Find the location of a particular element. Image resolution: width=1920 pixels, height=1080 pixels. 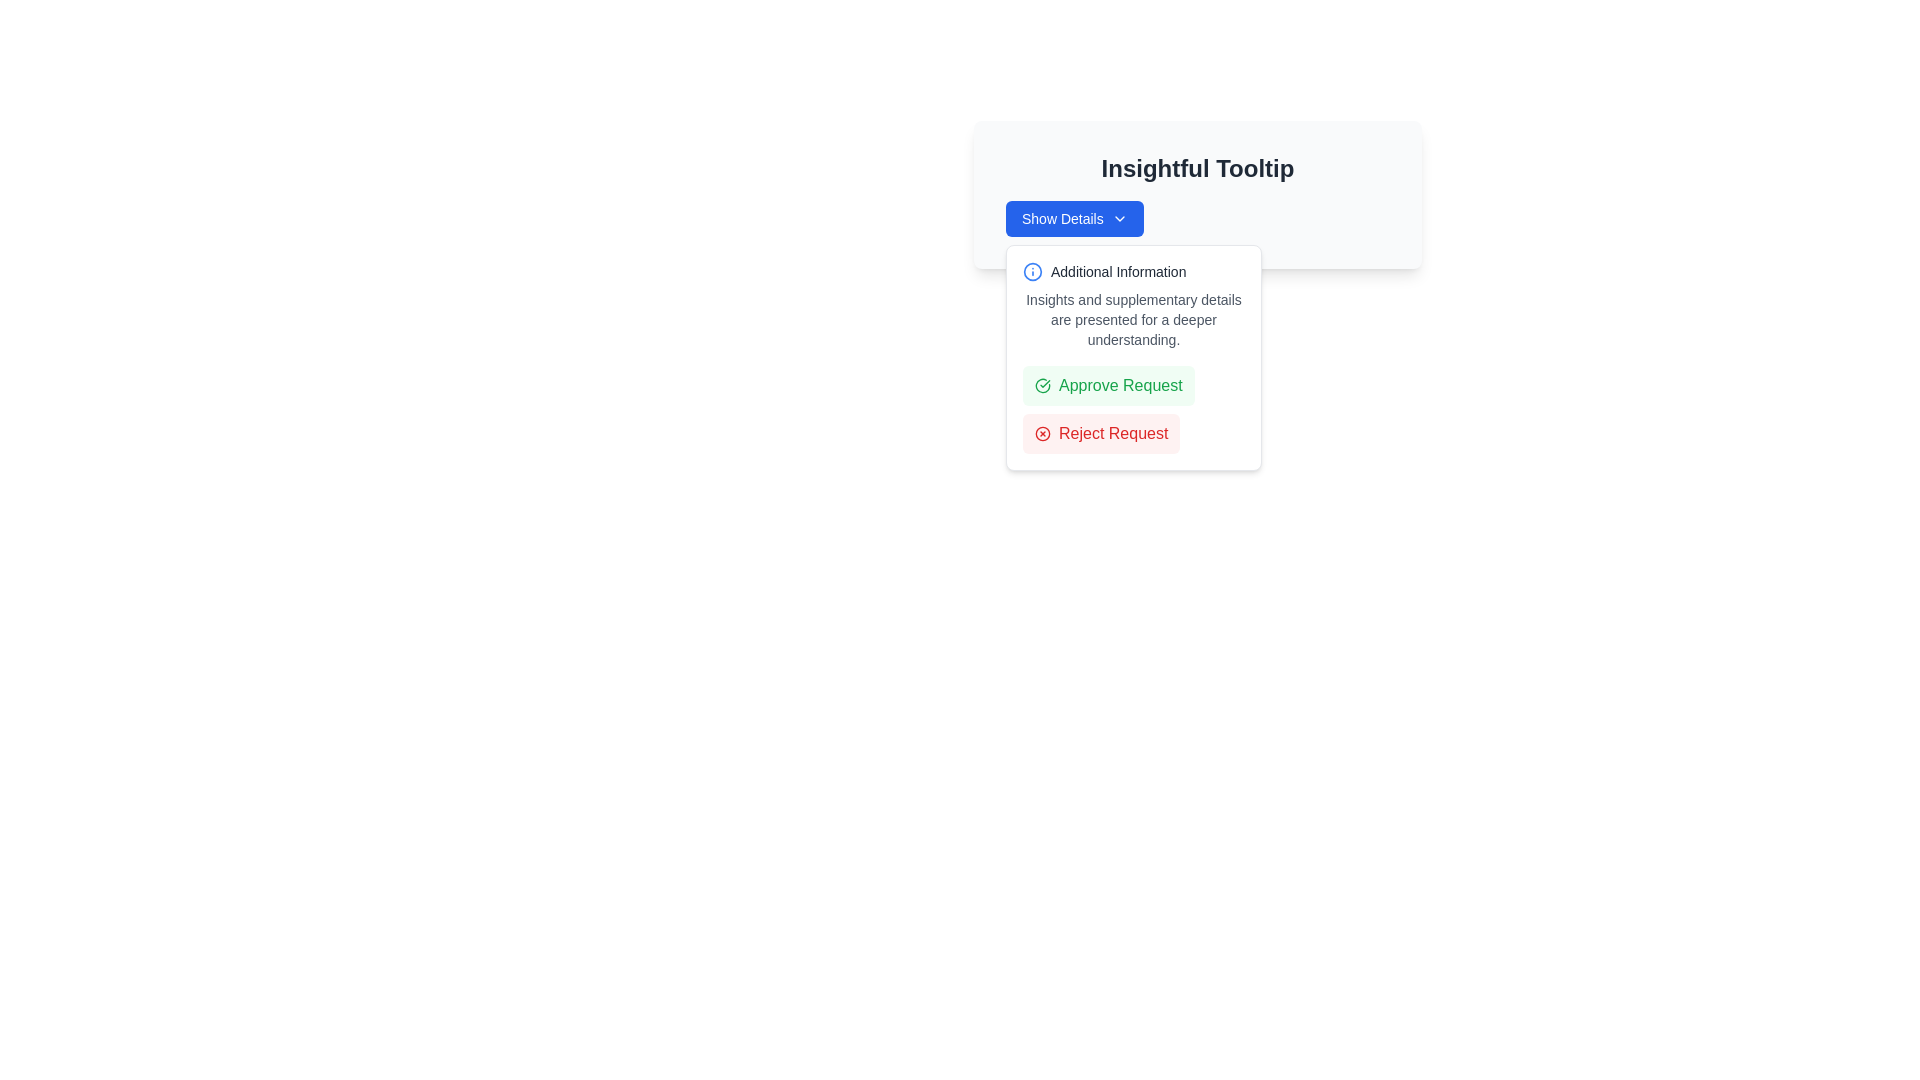

supplementary information text located below the heading 'Additional Information' and above the buttons 'Approve Request' and 'Reject Request' is located at coordinates (1133, 319).